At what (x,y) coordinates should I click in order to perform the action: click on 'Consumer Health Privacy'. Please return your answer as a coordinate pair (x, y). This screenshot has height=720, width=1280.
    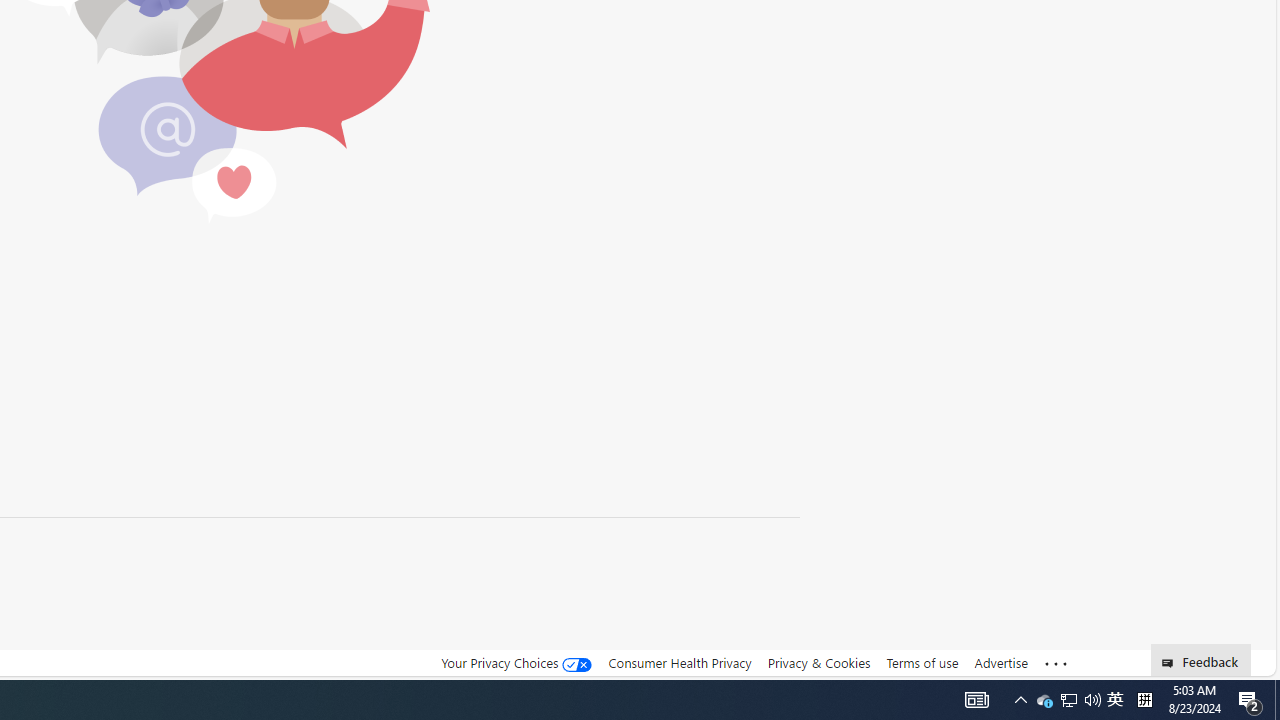
    Looking at the image, I should click on (680, 662).